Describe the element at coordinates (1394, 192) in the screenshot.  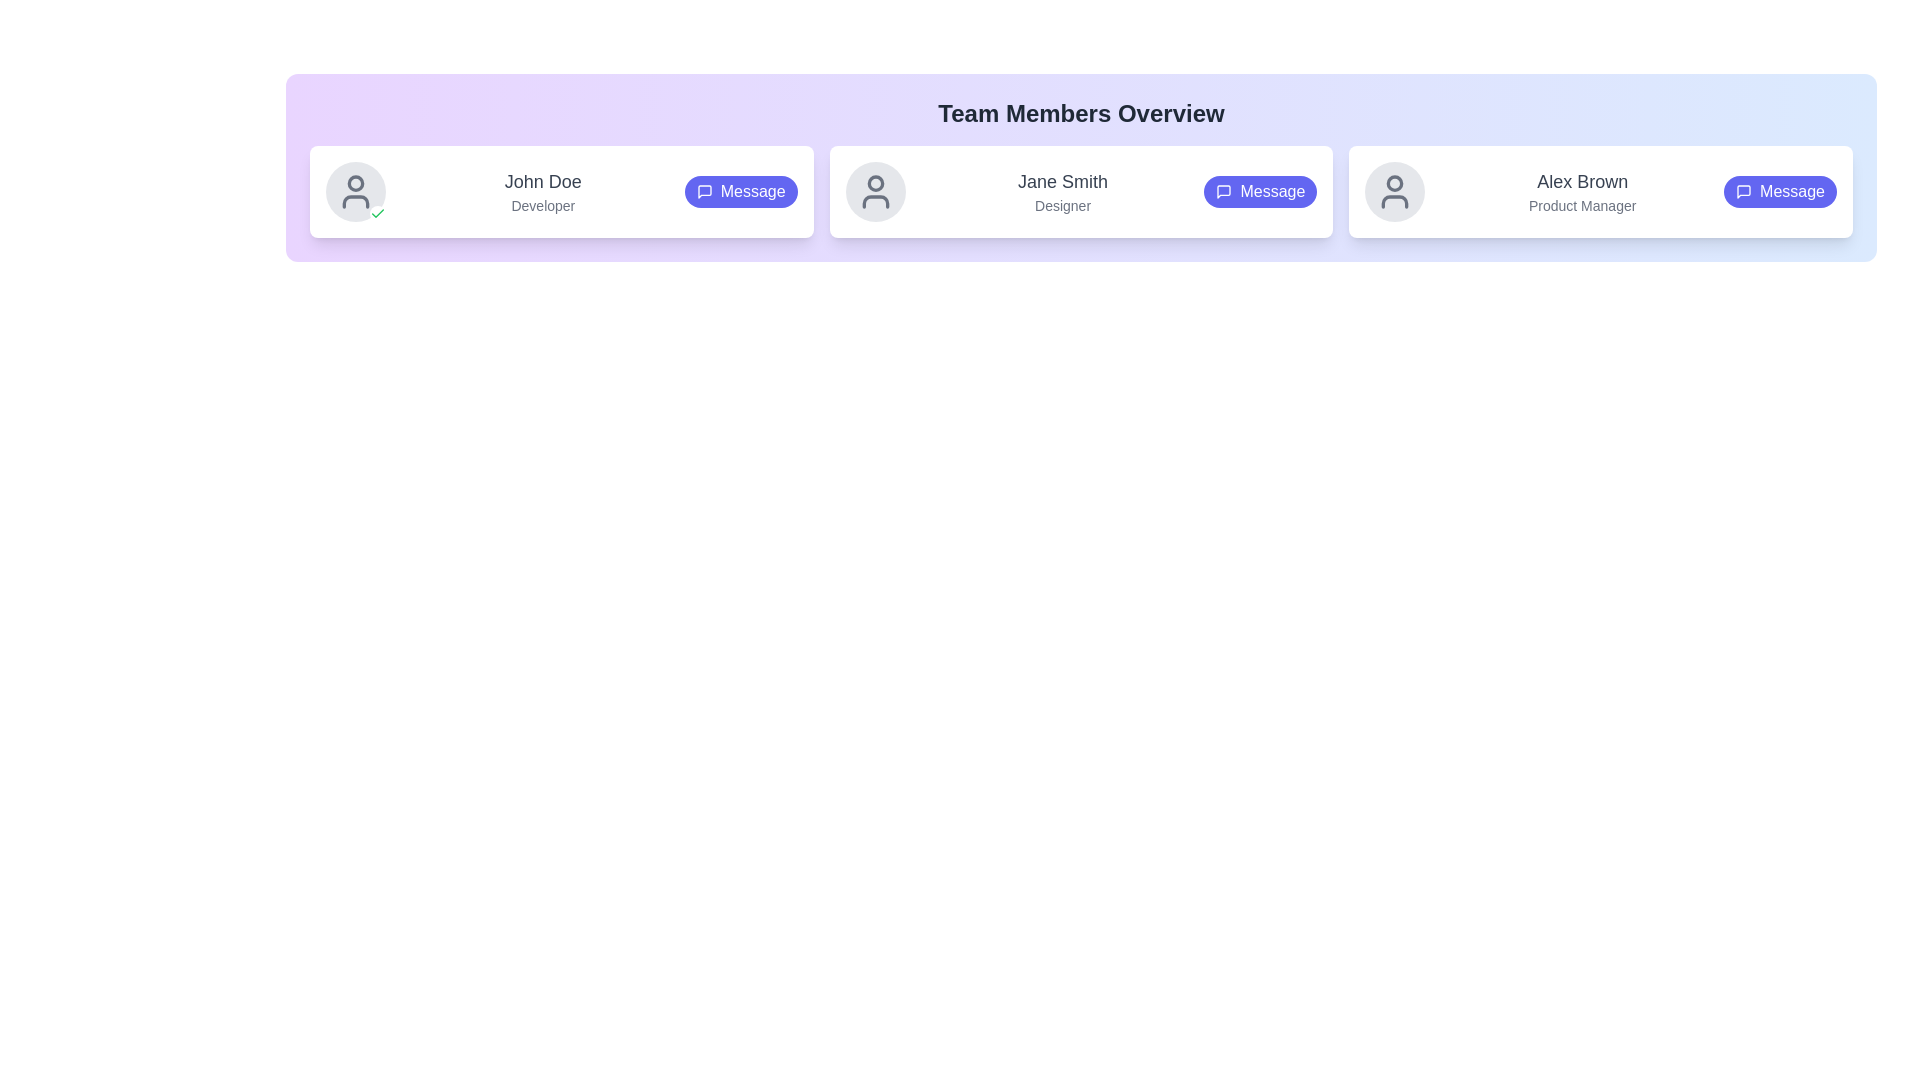
I see `the circular Avatar icon with a generic user silhouette located in the panel for 'Alex Brown', which is part of the 'Team Members Overview'` at that location.